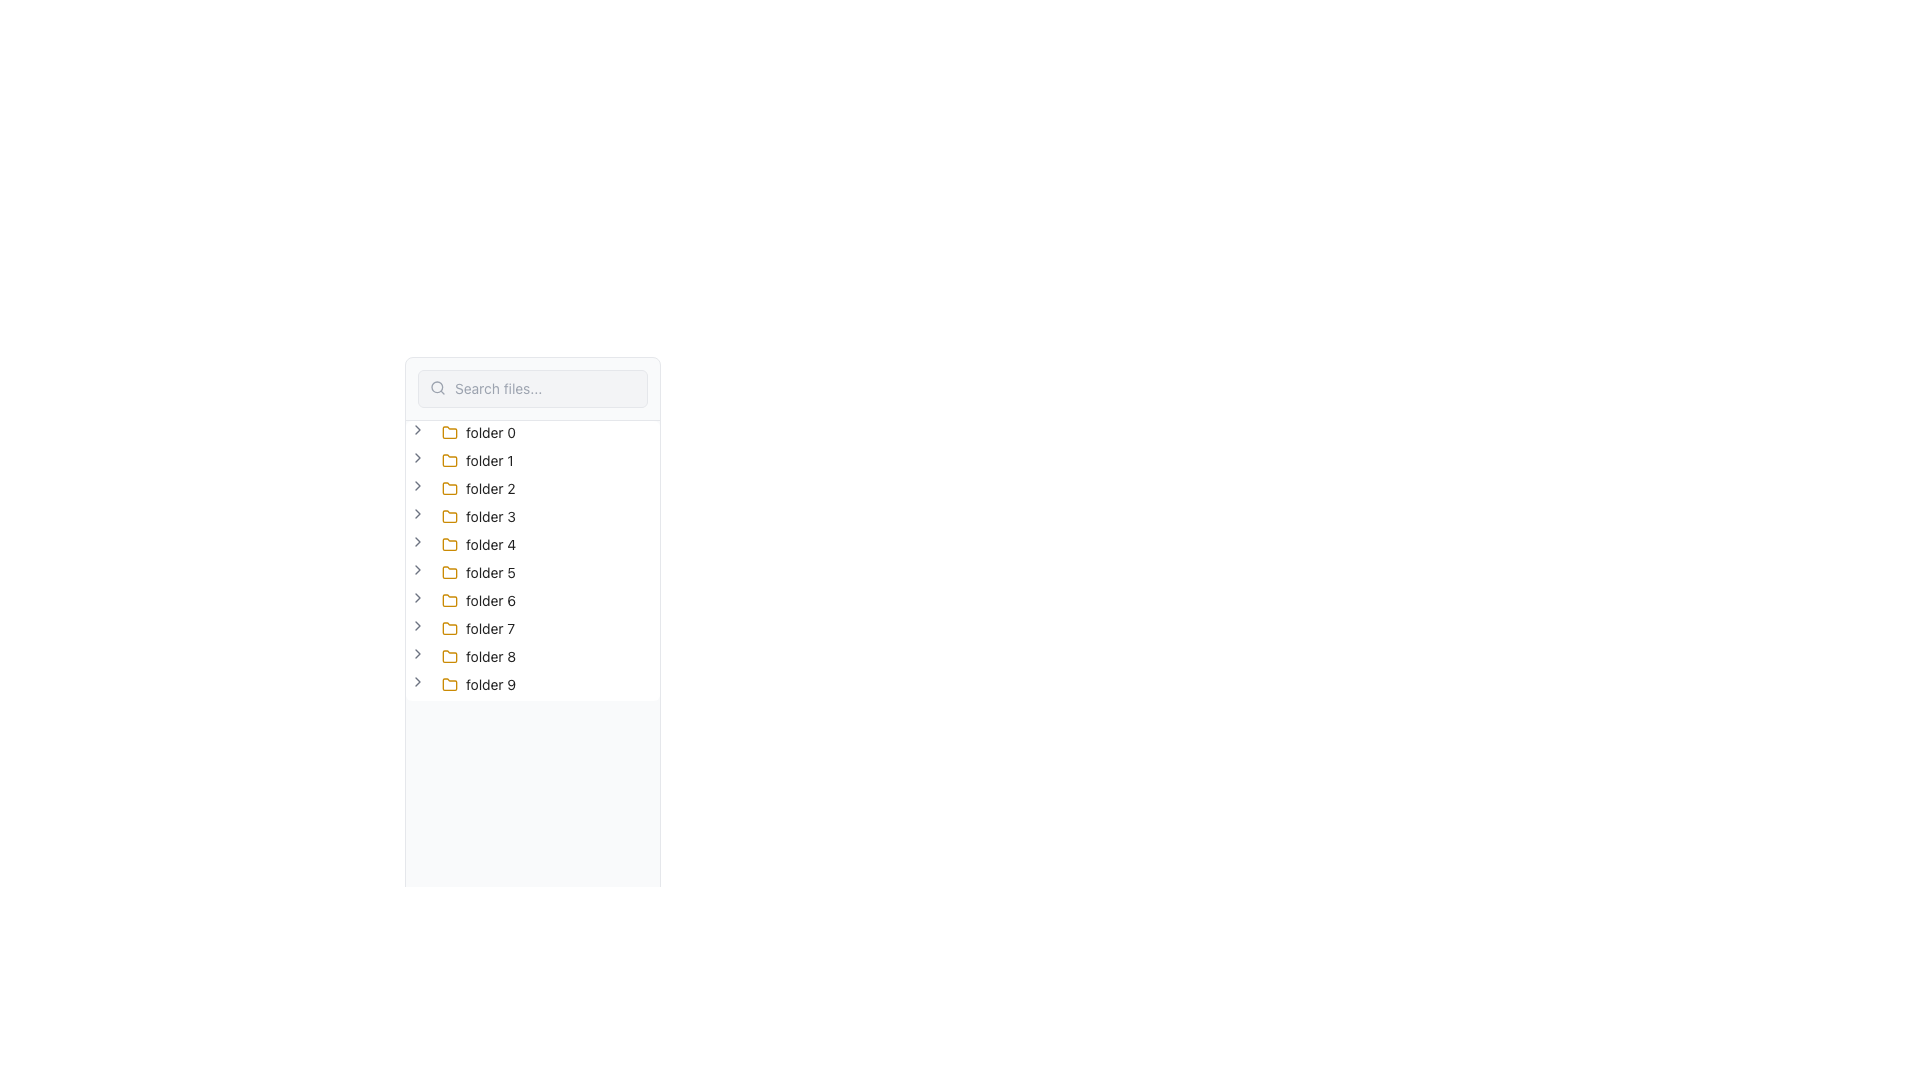 This screenshot has width=1920, height=1080. Describe the element at coordinates (491, 544) in the screenshot. I see `the text label displaying 'folder 4'` at that location.